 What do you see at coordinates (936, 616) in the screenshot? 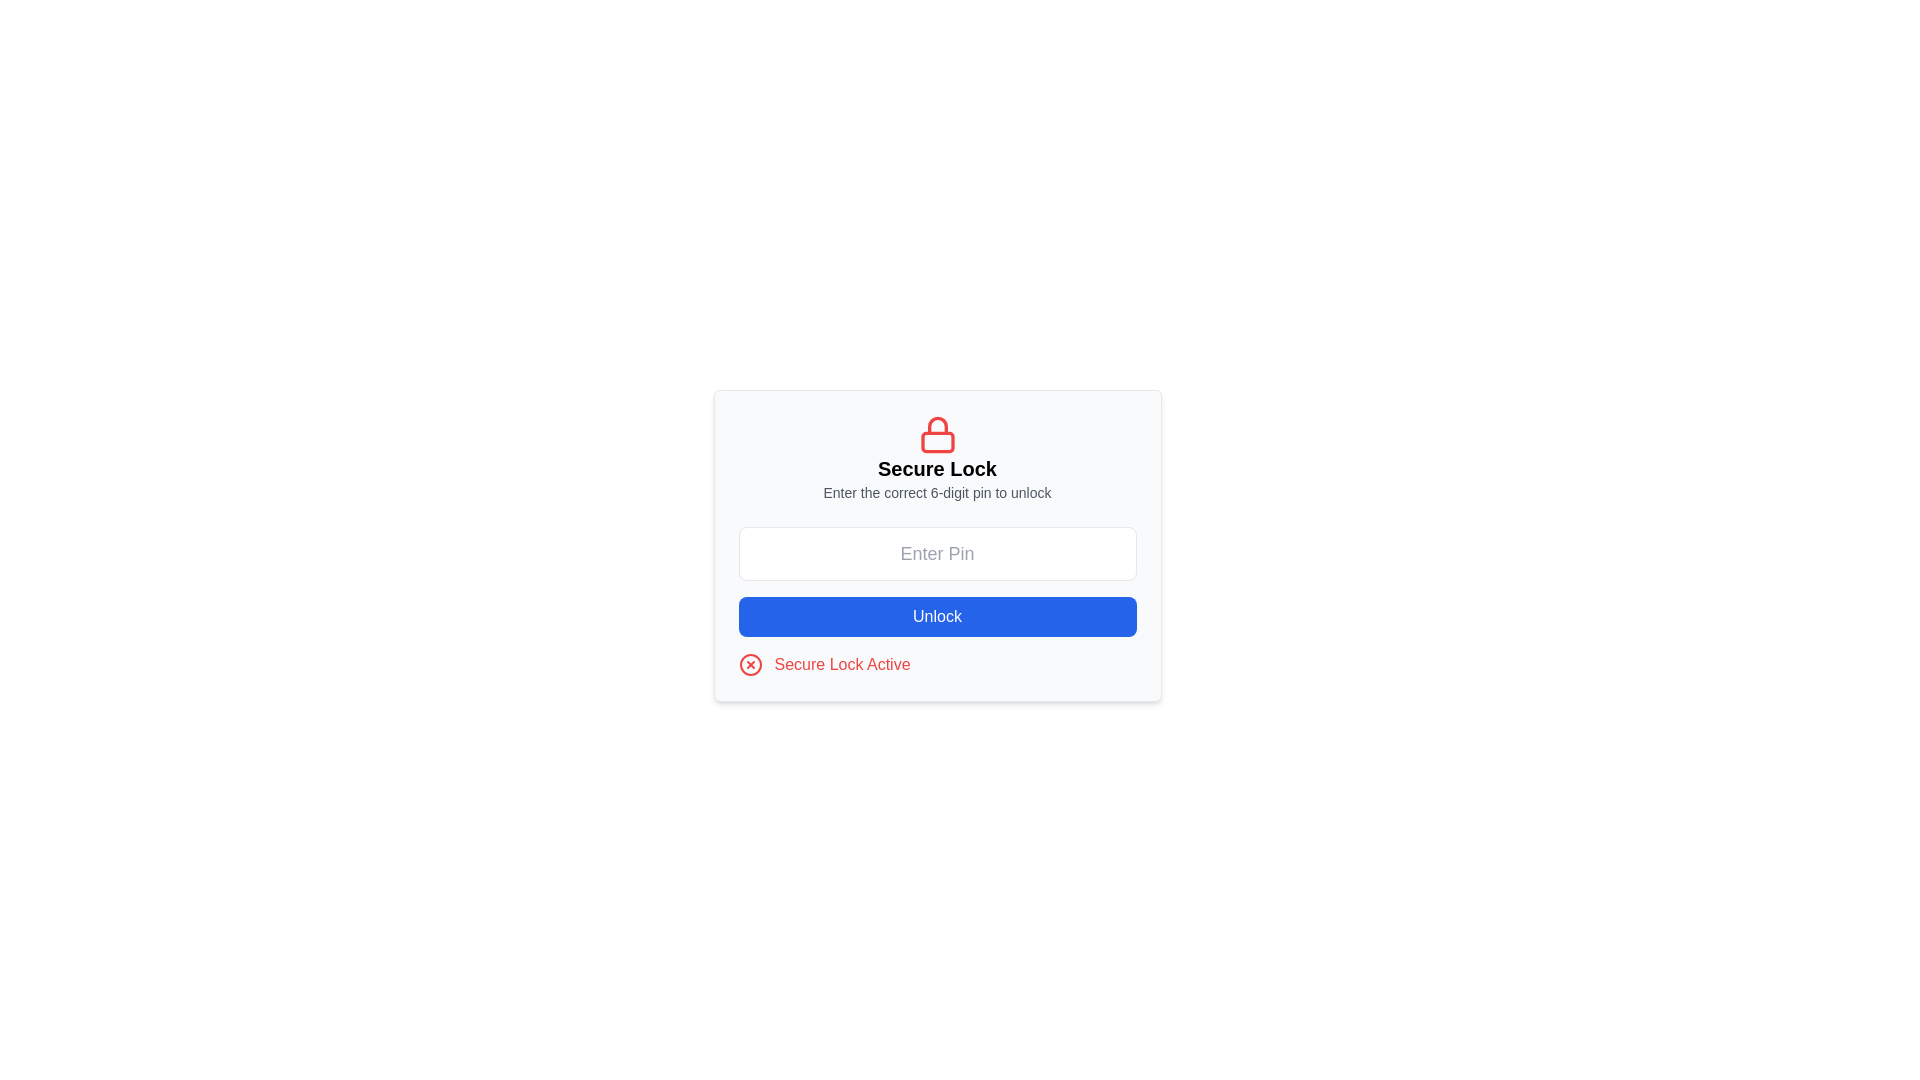
I see `the blue 'Unlock' button with rounded corners, located within the 'Secure Lock' card` at bounding box center [936, 616].